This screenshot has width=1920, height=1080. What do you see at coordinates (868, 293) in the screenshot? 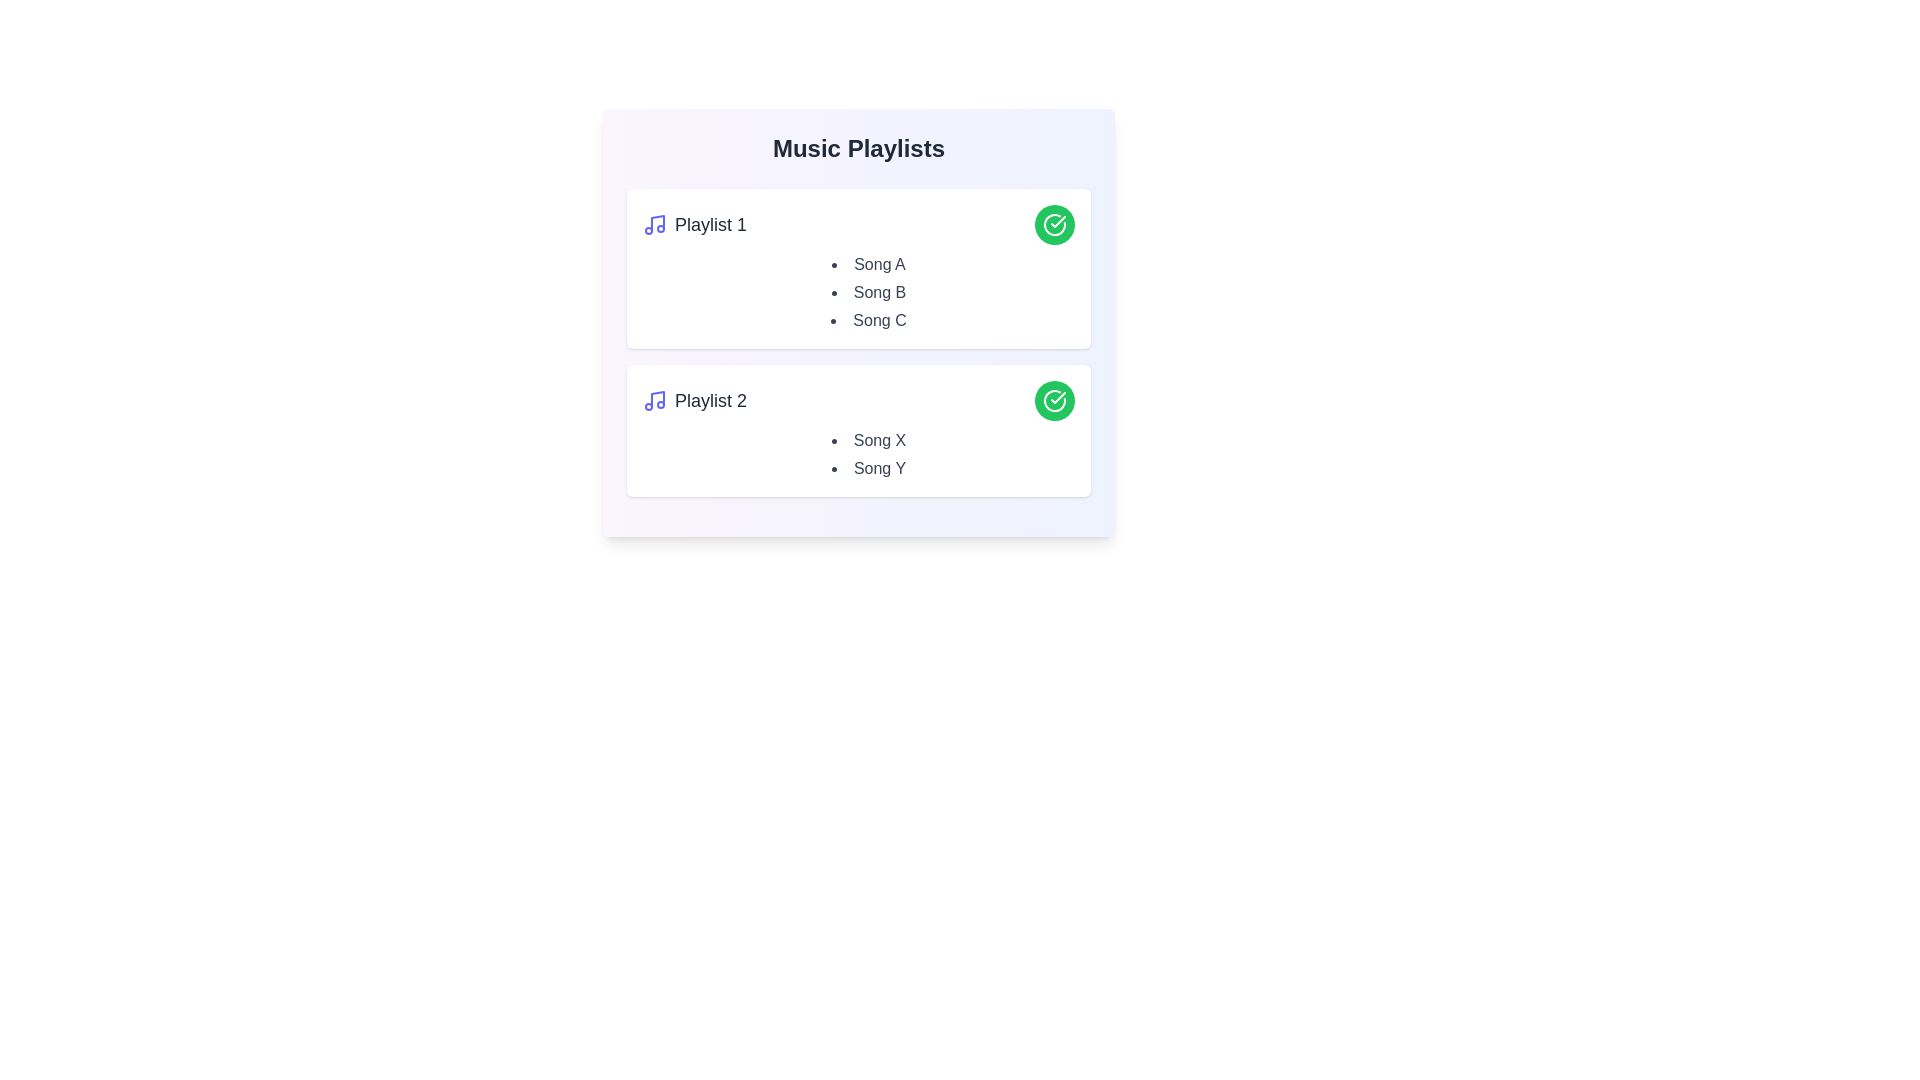
I see `the song Song B to observe its hover effect` at bounding box center [868, 293].